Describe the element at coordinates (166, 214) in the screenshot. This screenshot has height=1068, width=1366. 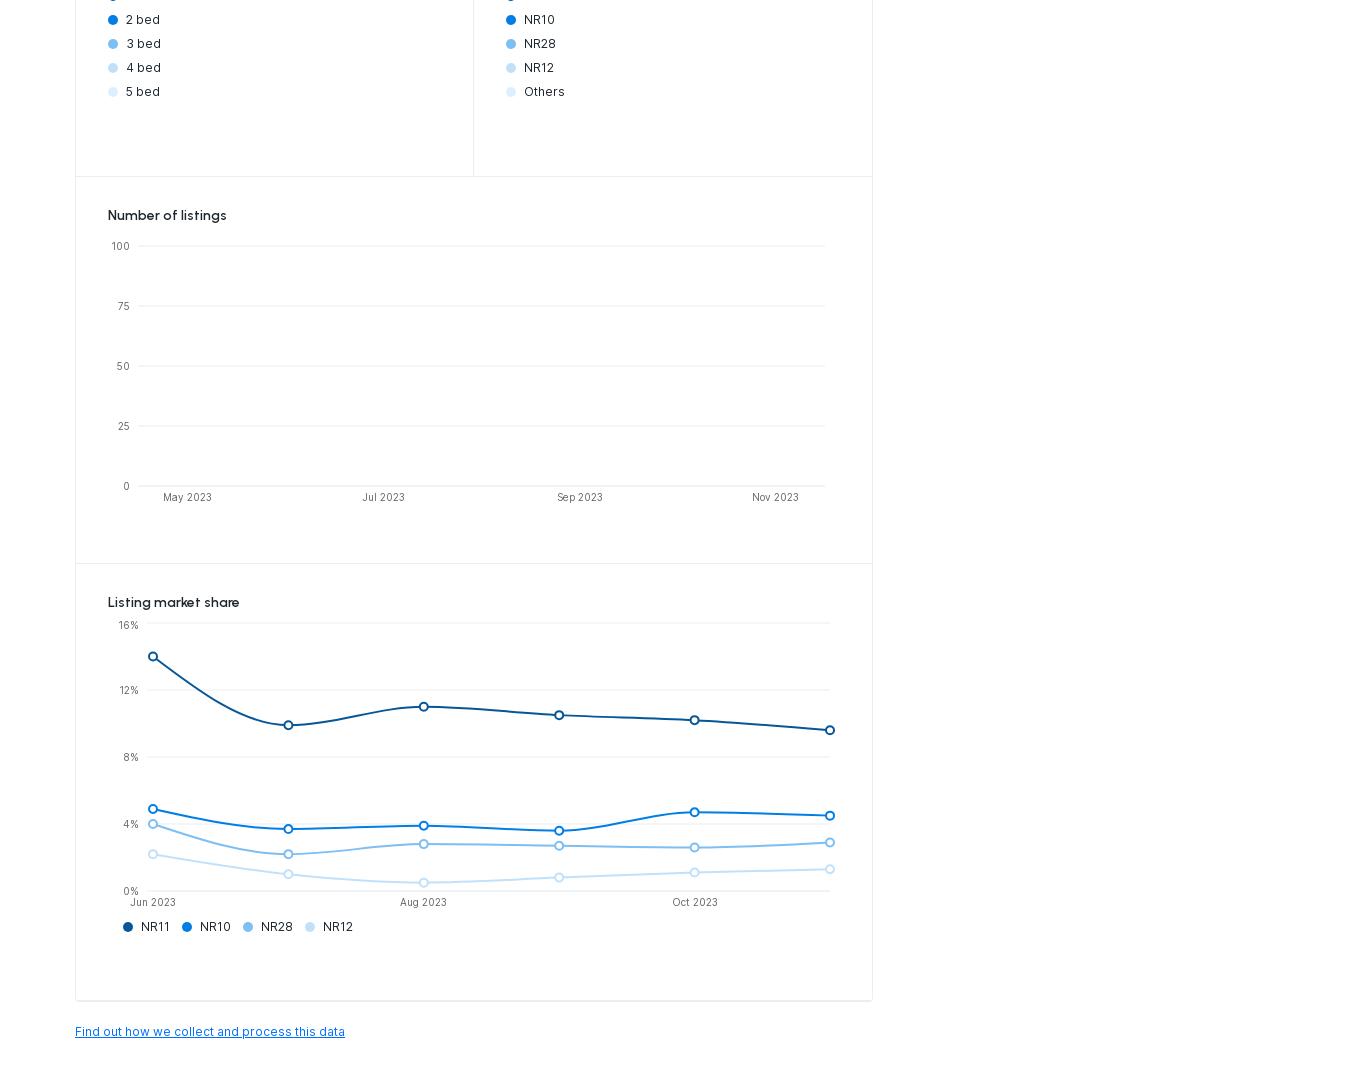
I see `'Number of listings'` at that location.